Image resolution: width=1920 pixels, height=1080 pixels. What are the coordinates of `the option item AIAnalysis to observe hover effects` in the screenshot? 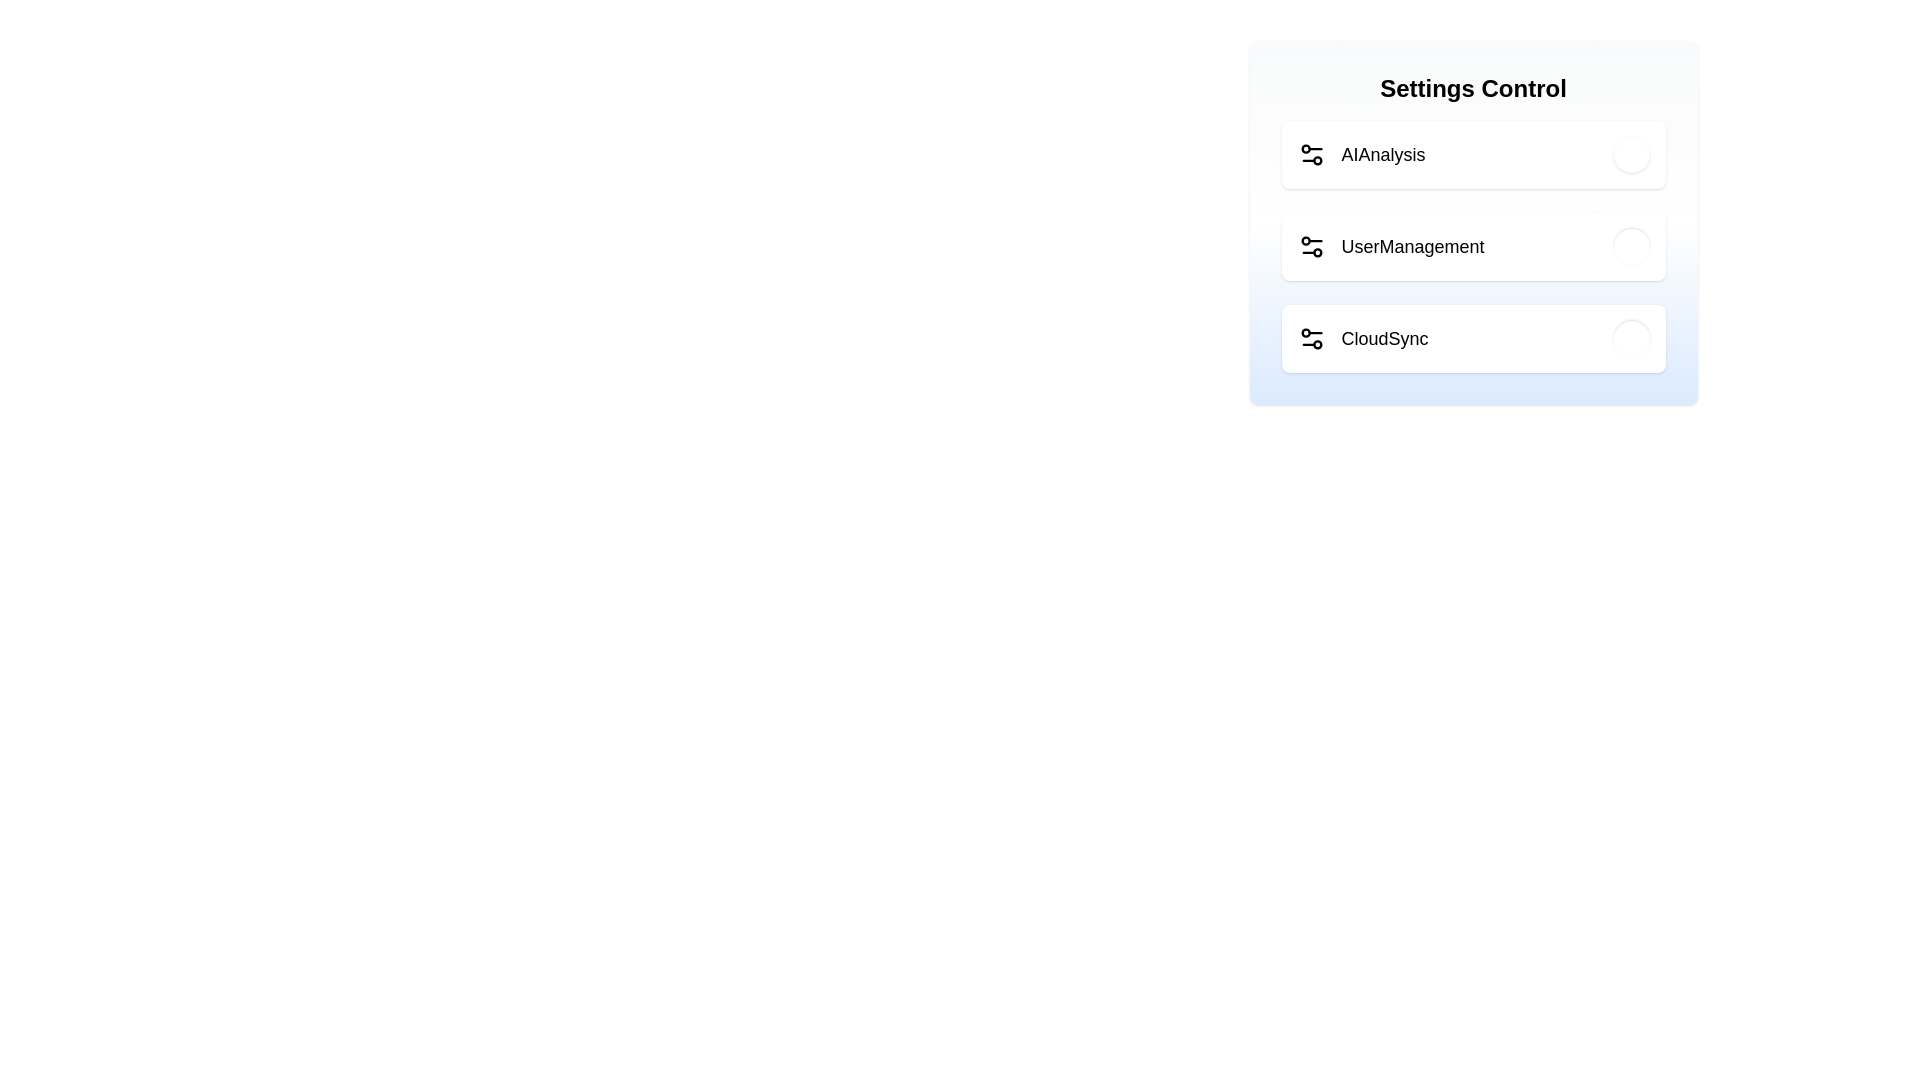 It's located at (1473, 153).